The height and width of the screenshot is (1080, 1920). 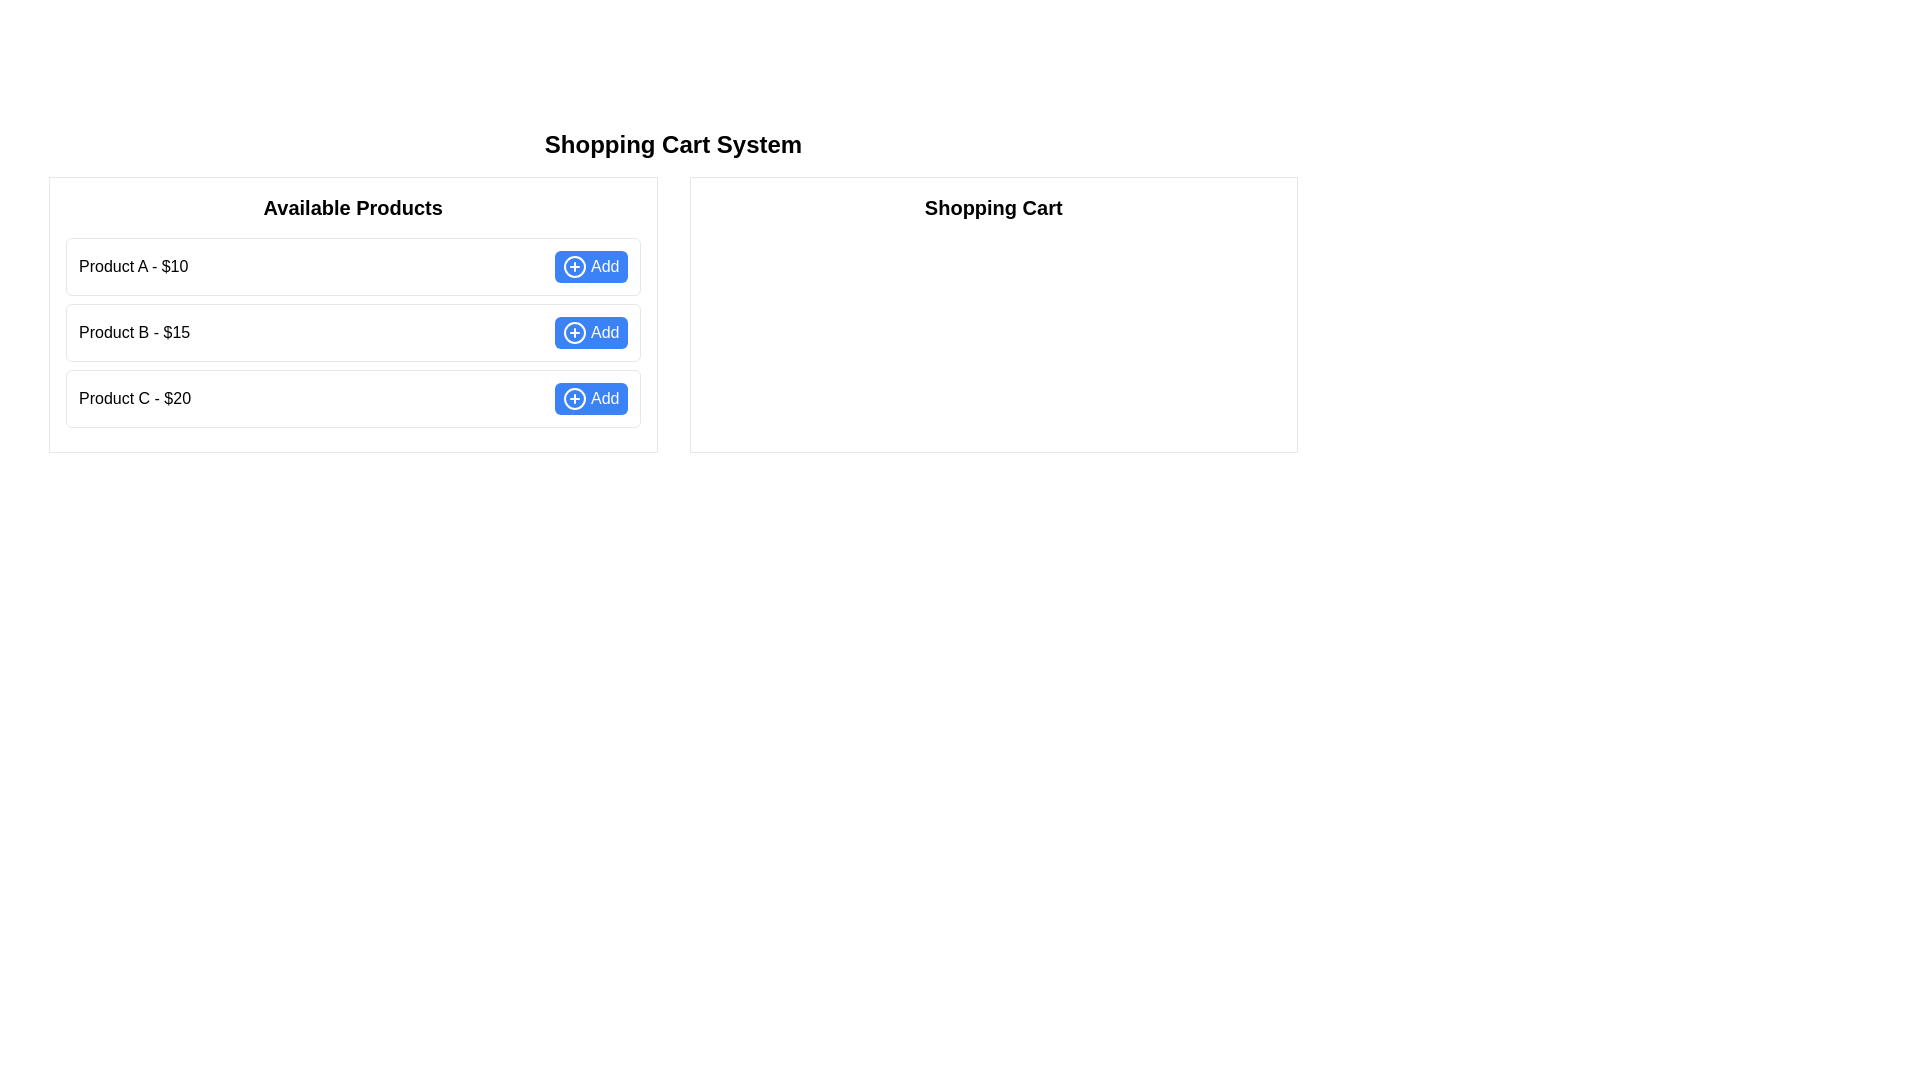 I want to click on the shopping cart display area located on the right side of the layout, so click(x=993, y=315).